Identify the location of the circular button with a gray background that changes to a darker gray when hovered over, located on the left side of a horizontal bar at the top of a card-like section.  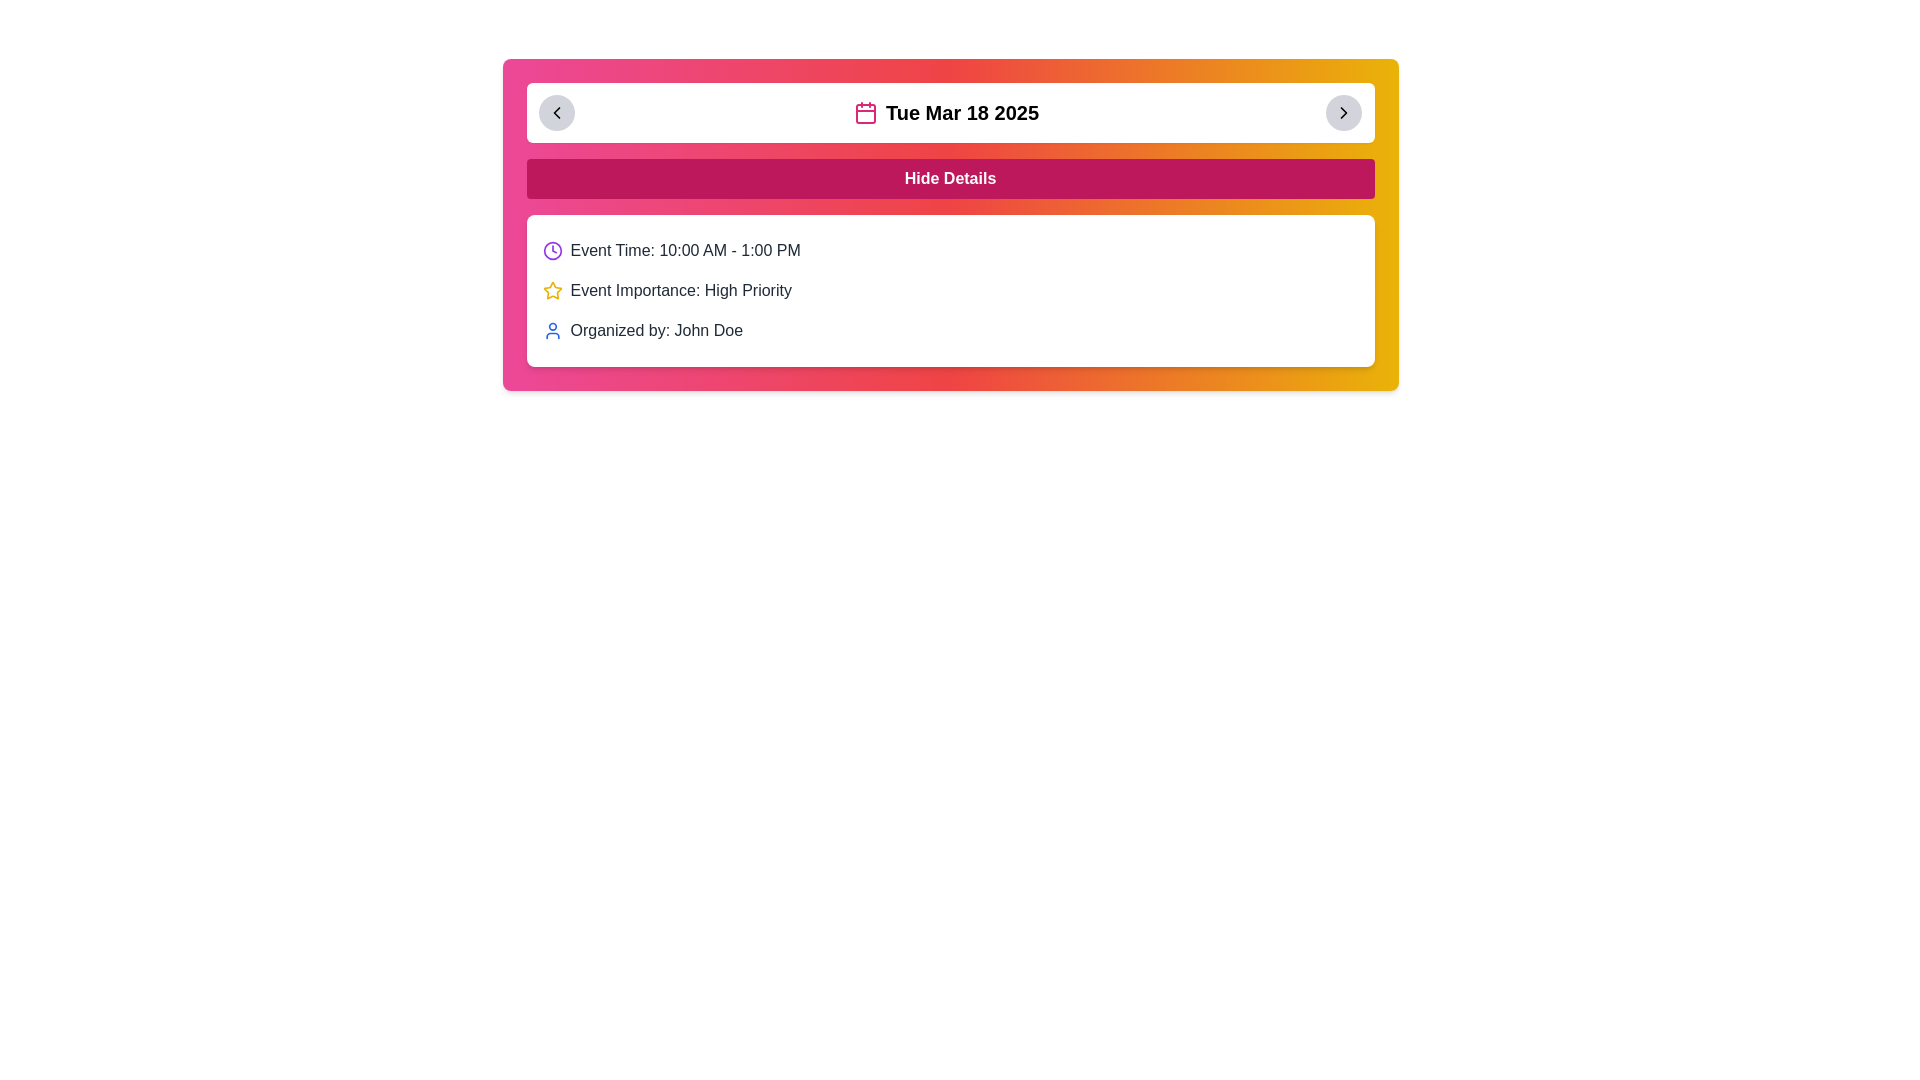
(556, 112).